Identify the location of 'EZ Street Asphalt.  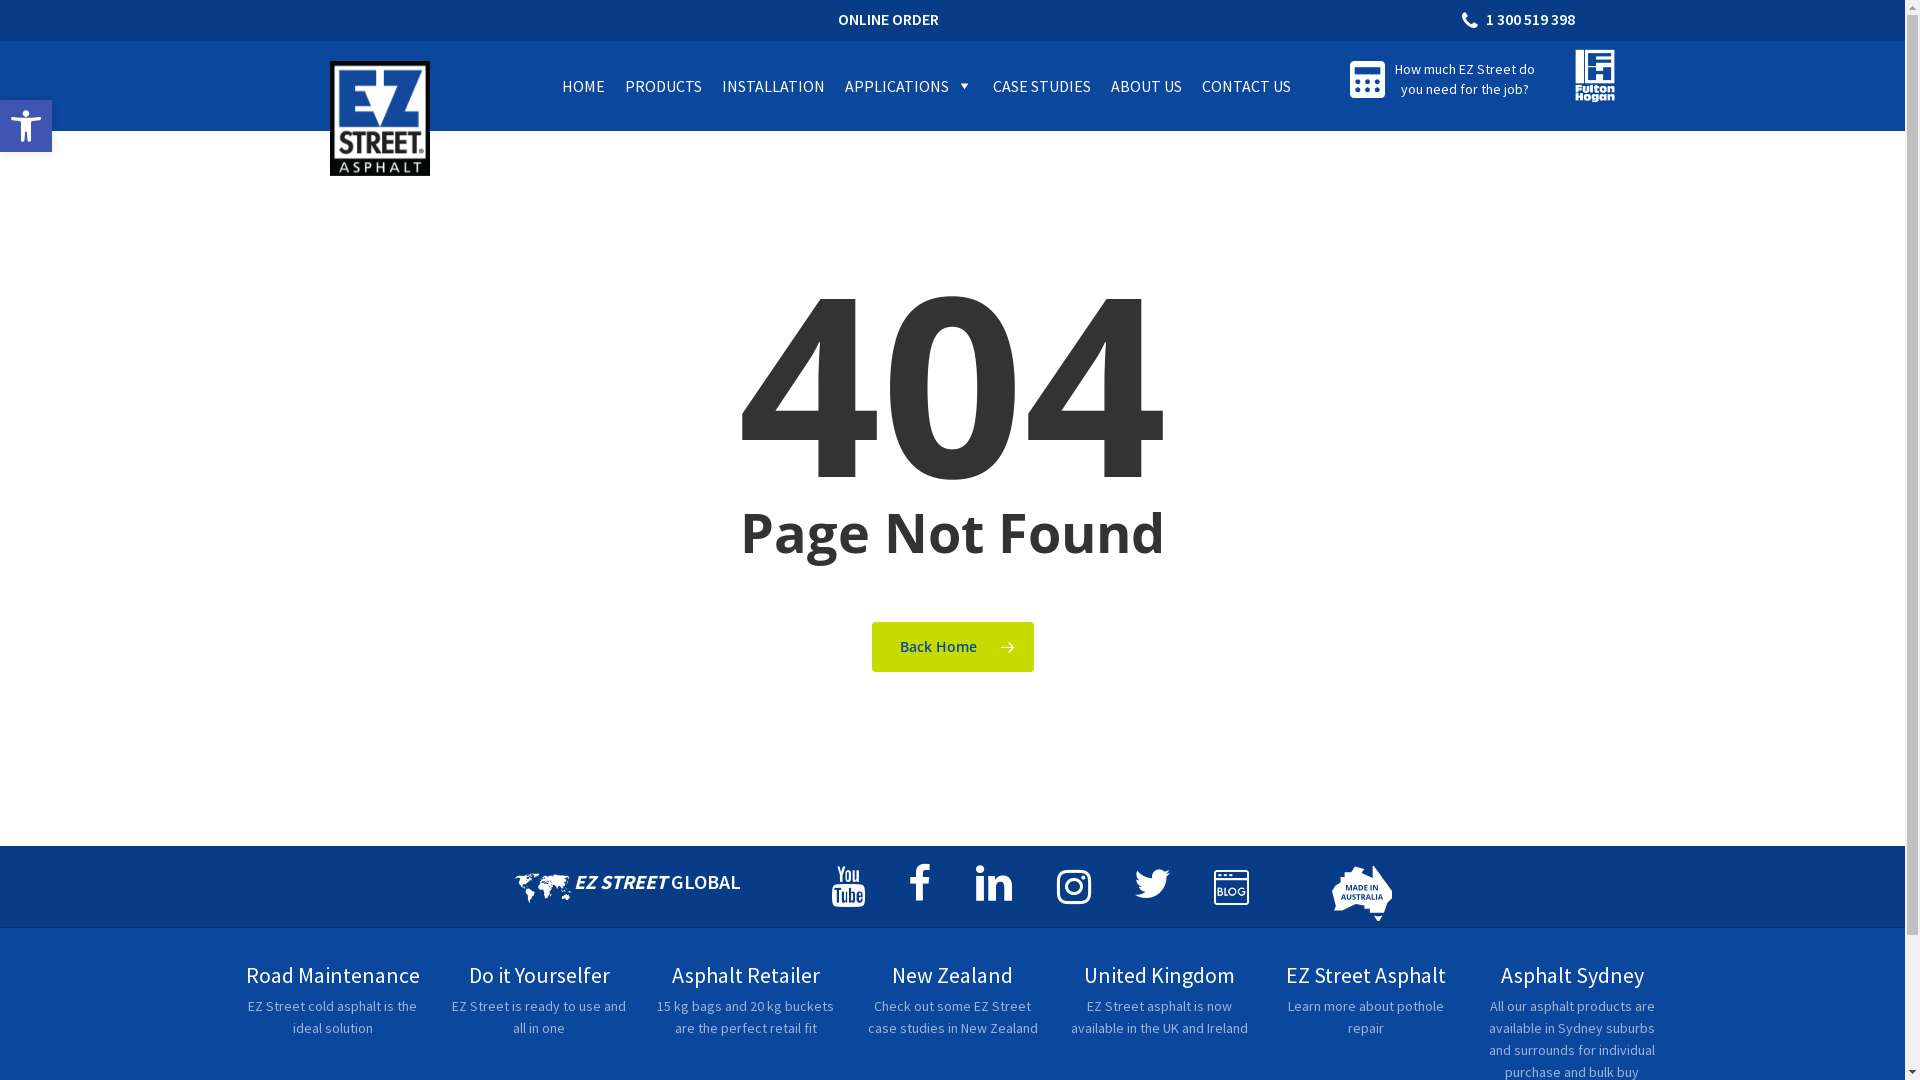
(1364, 1010).